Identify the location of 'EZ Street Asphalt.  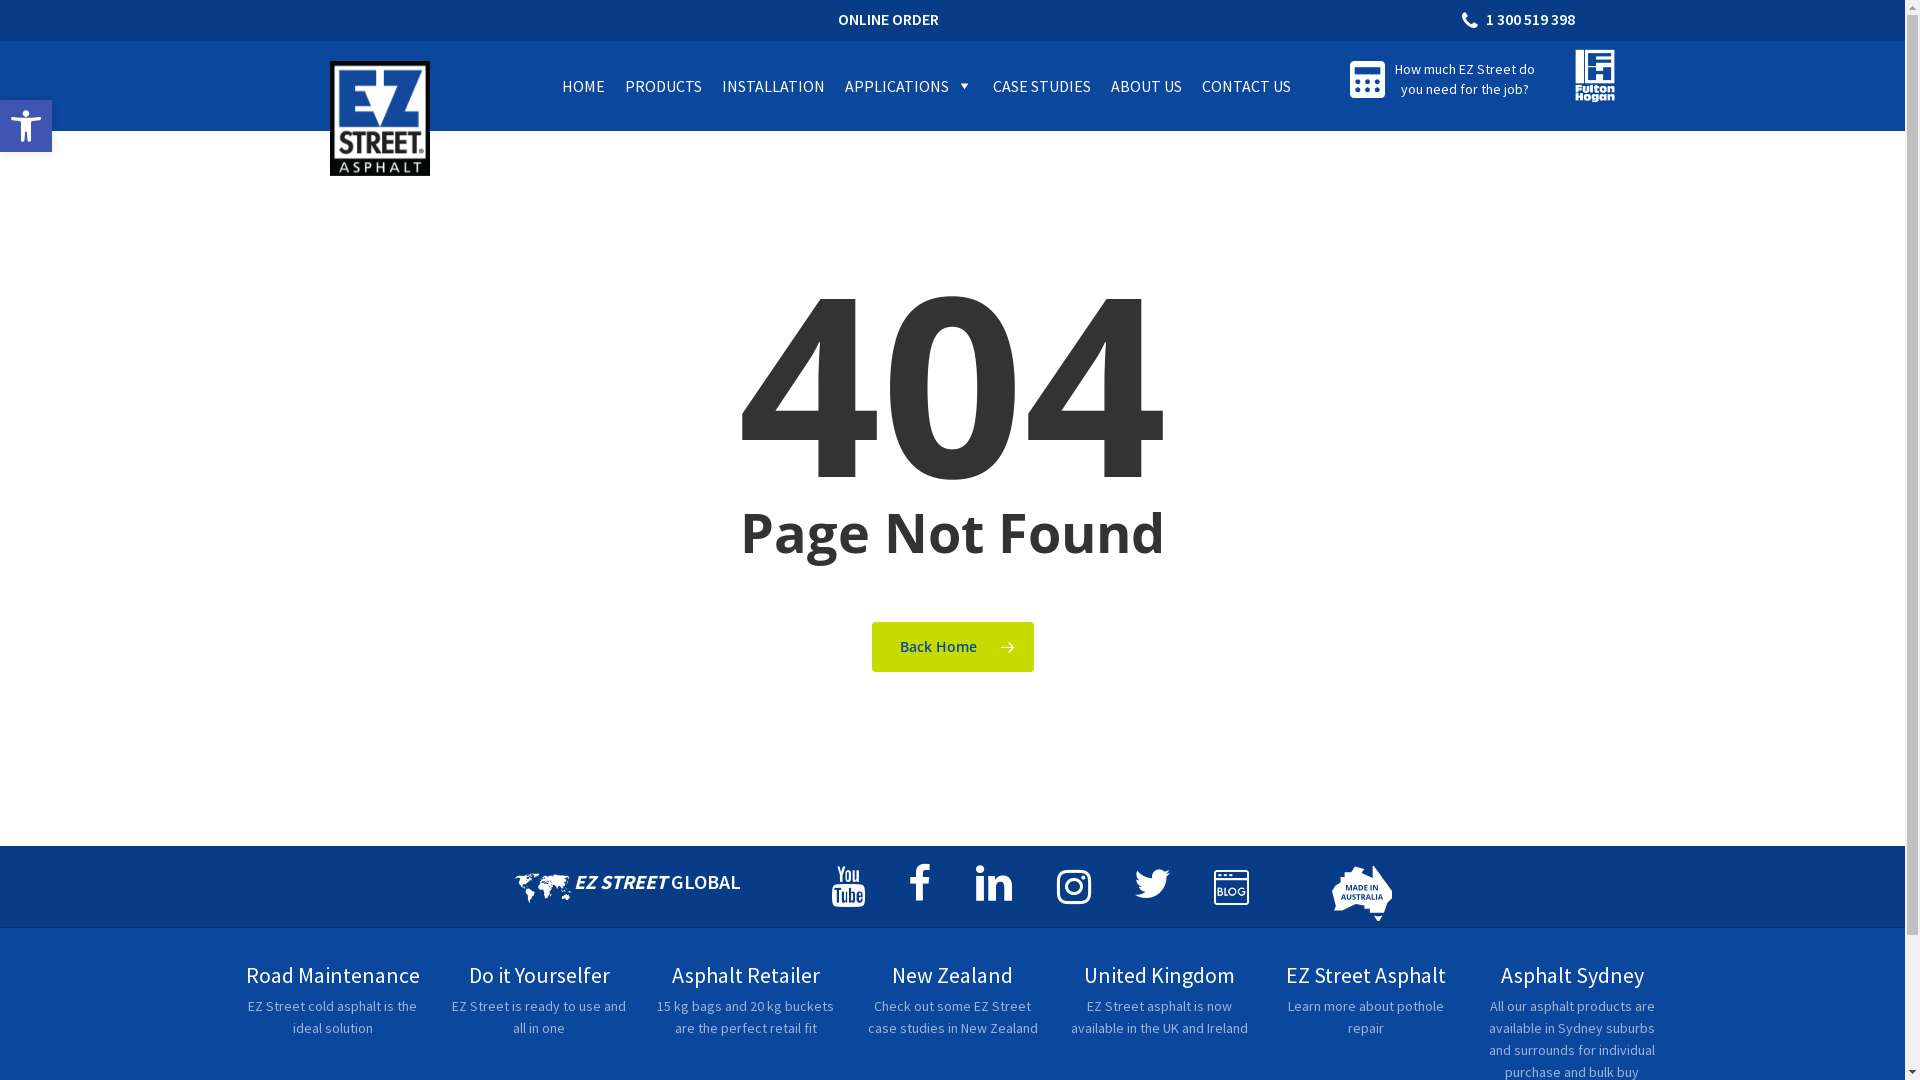
(1364, 1010).